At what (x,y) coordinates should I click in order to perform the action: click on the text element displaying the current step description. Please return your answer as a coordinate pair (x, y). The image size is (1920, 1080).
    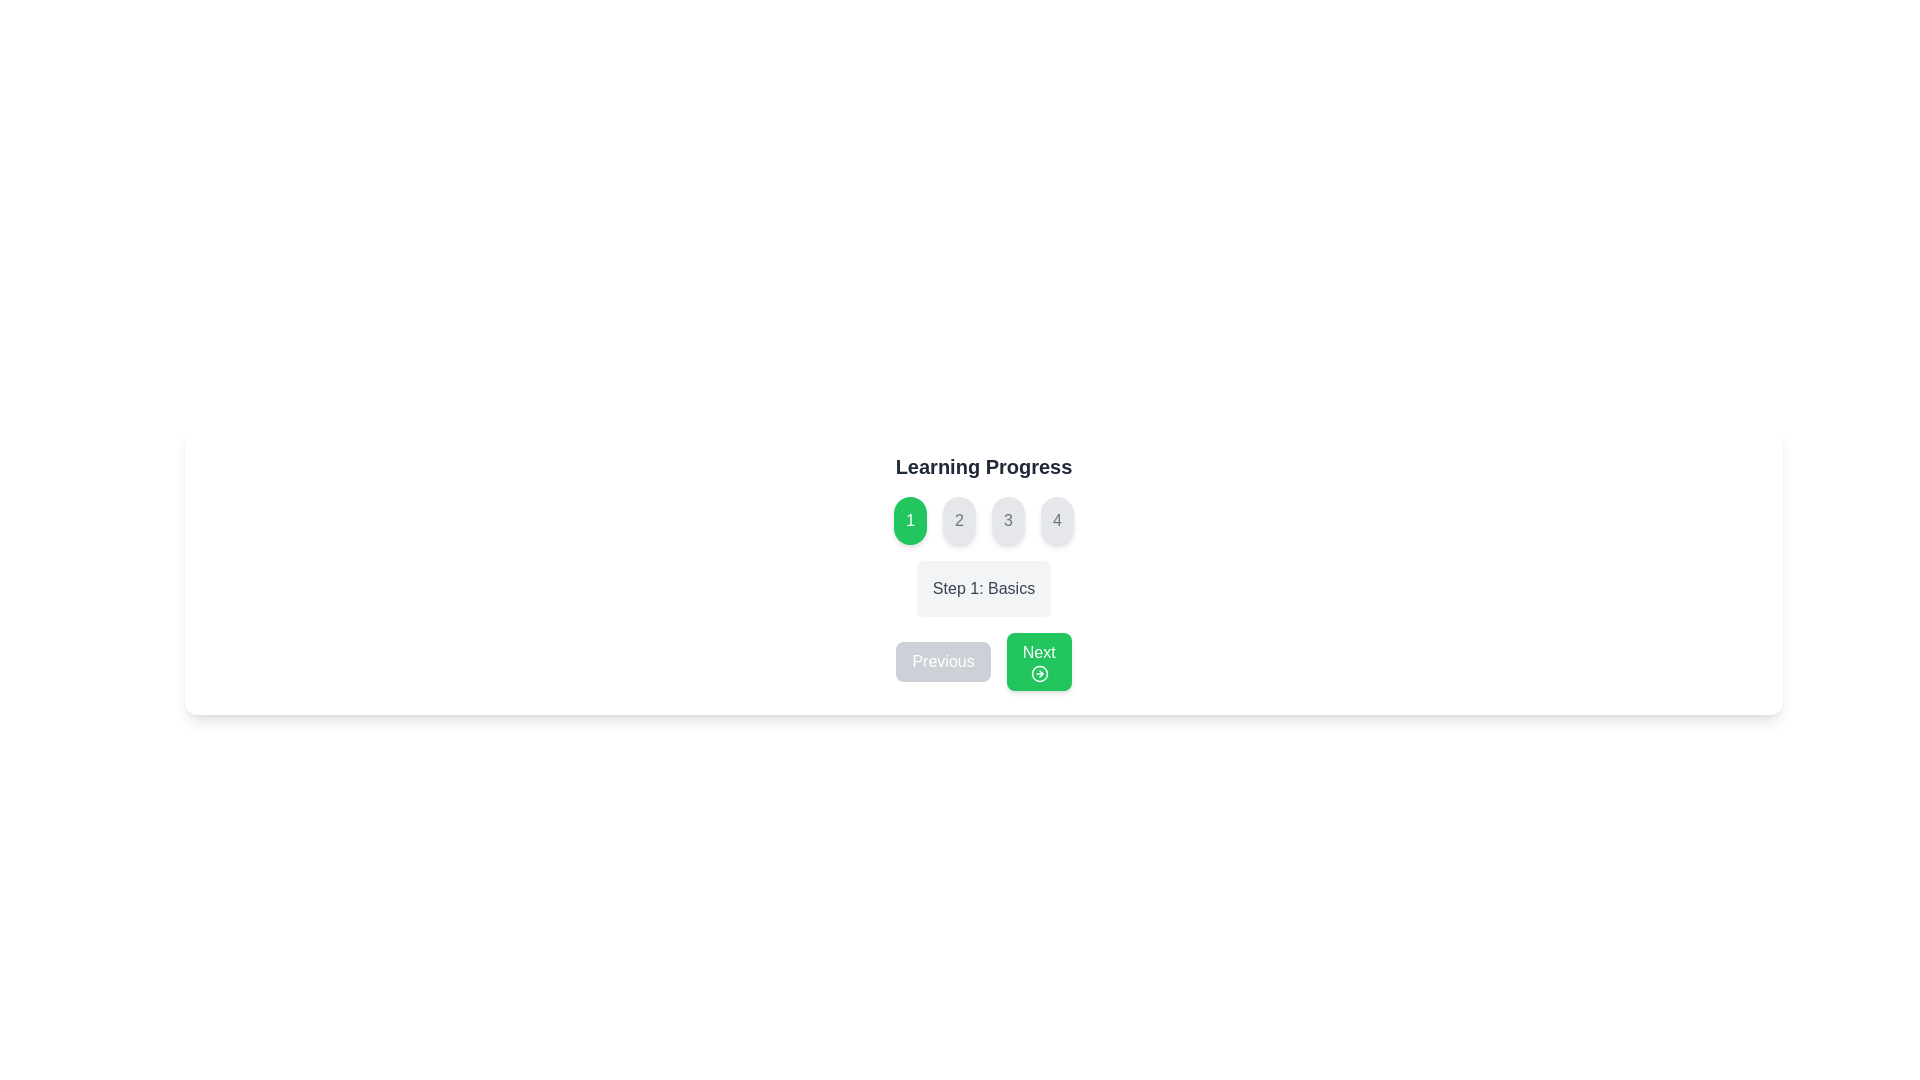
    Looking at the image, I should click on (983, 588).